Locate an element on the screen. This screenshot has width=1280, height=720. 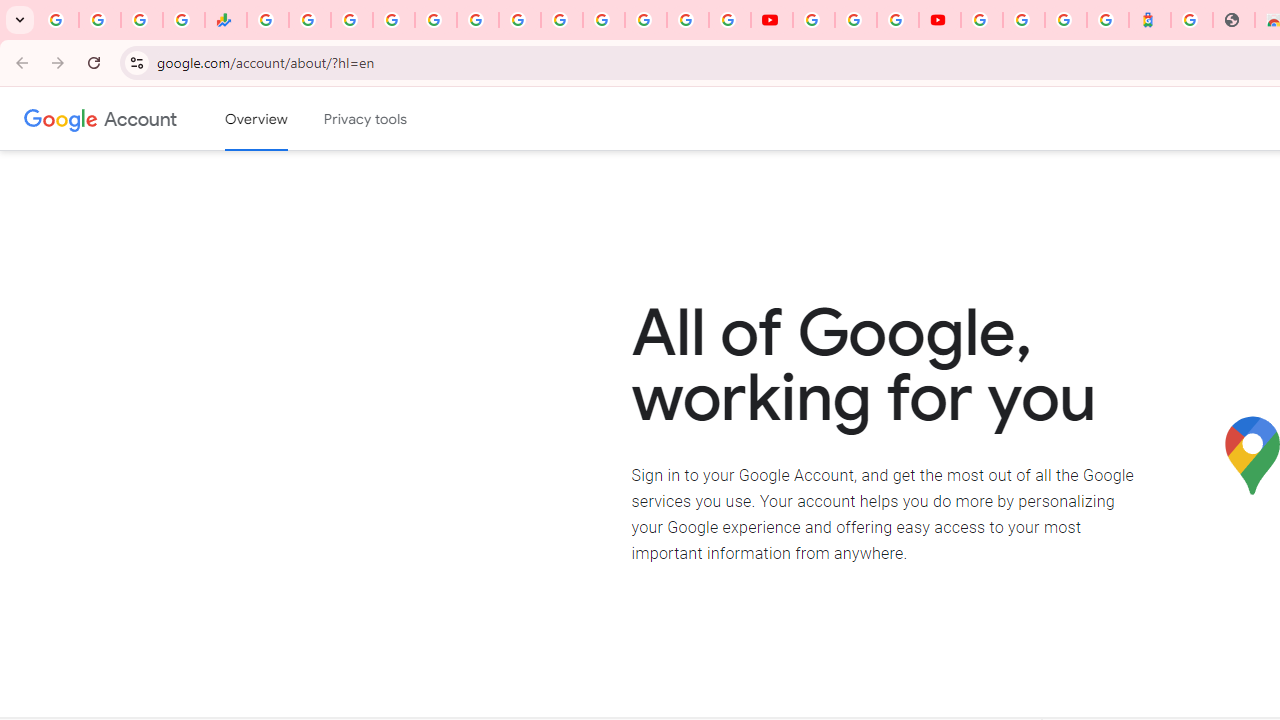
'Google Account' is located at coordinates (139, 118).